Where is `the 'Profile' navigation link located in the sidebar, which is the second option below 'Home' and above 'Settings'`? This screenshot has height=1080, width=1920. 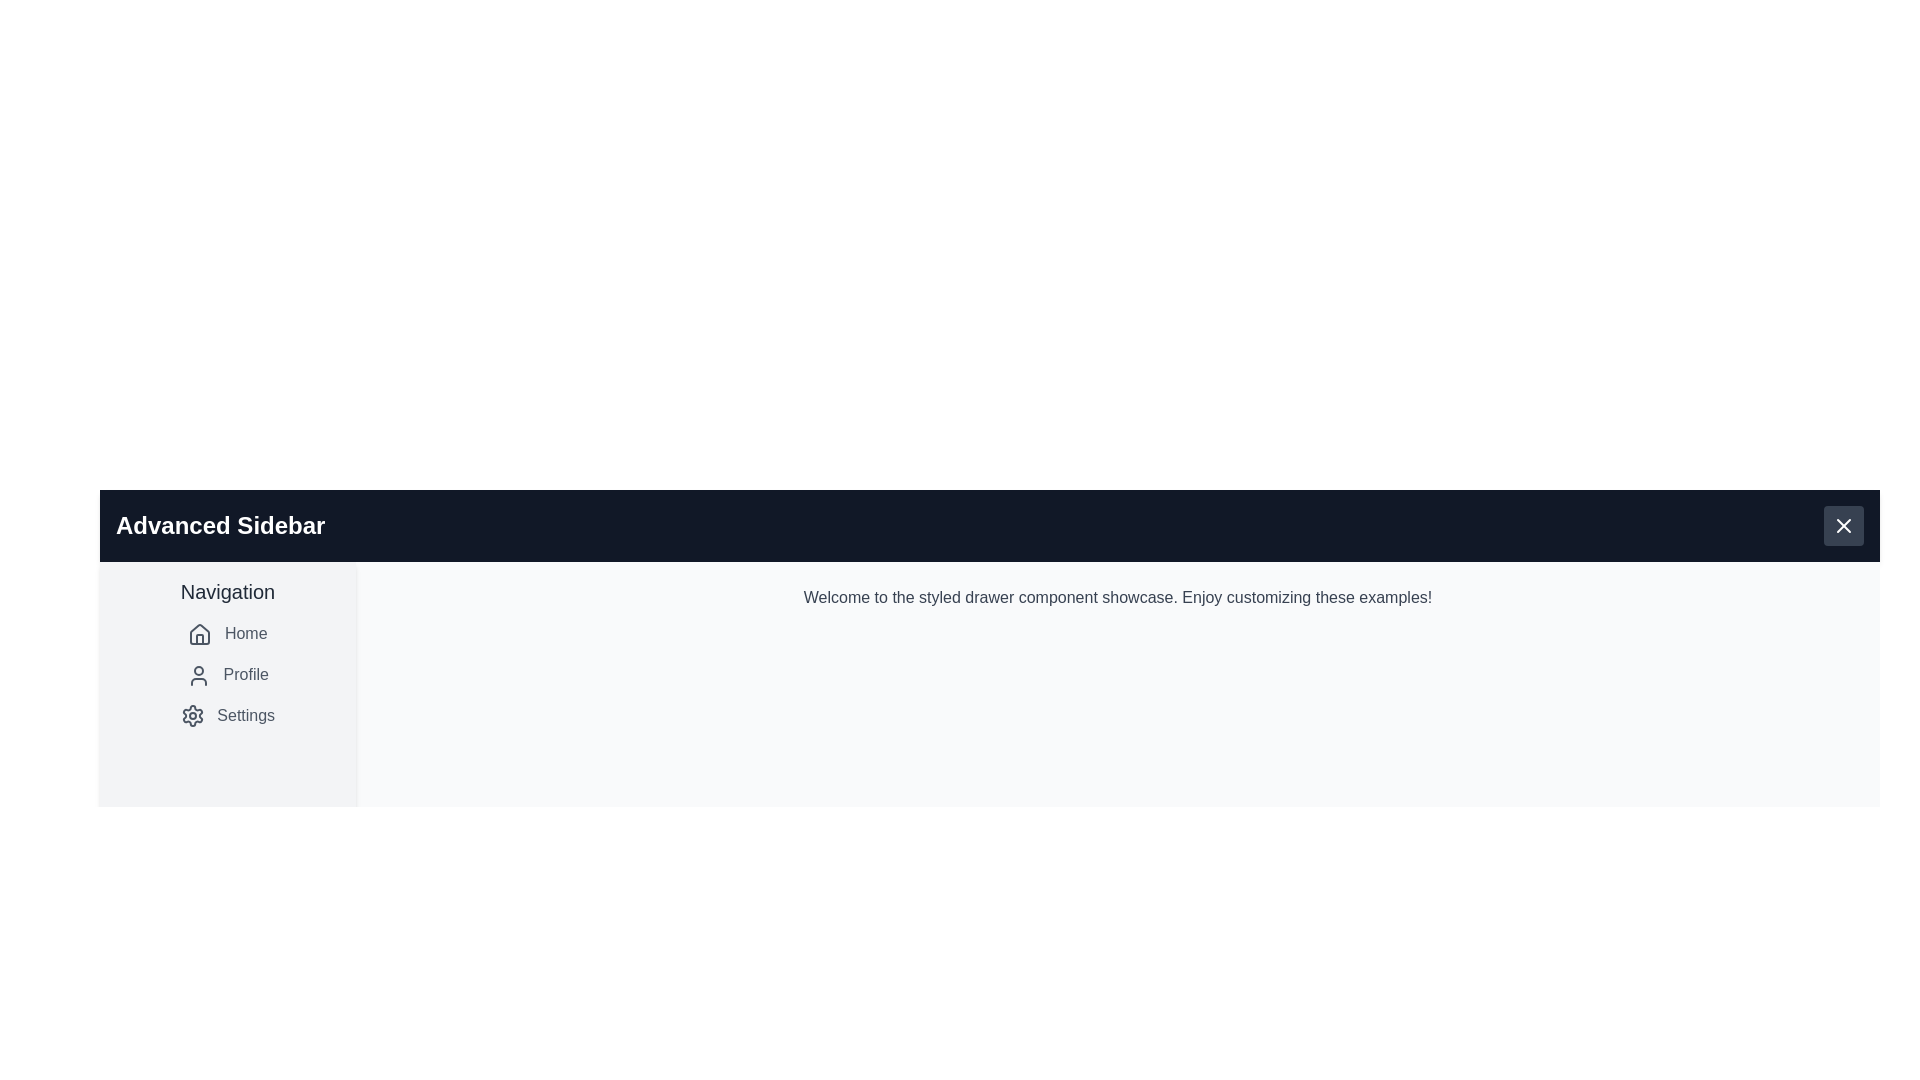 the 'Profile' navigation link located in the sidebar, which is the second option below 'Home' and above 'Settings' is located at coordinates (227, 675).